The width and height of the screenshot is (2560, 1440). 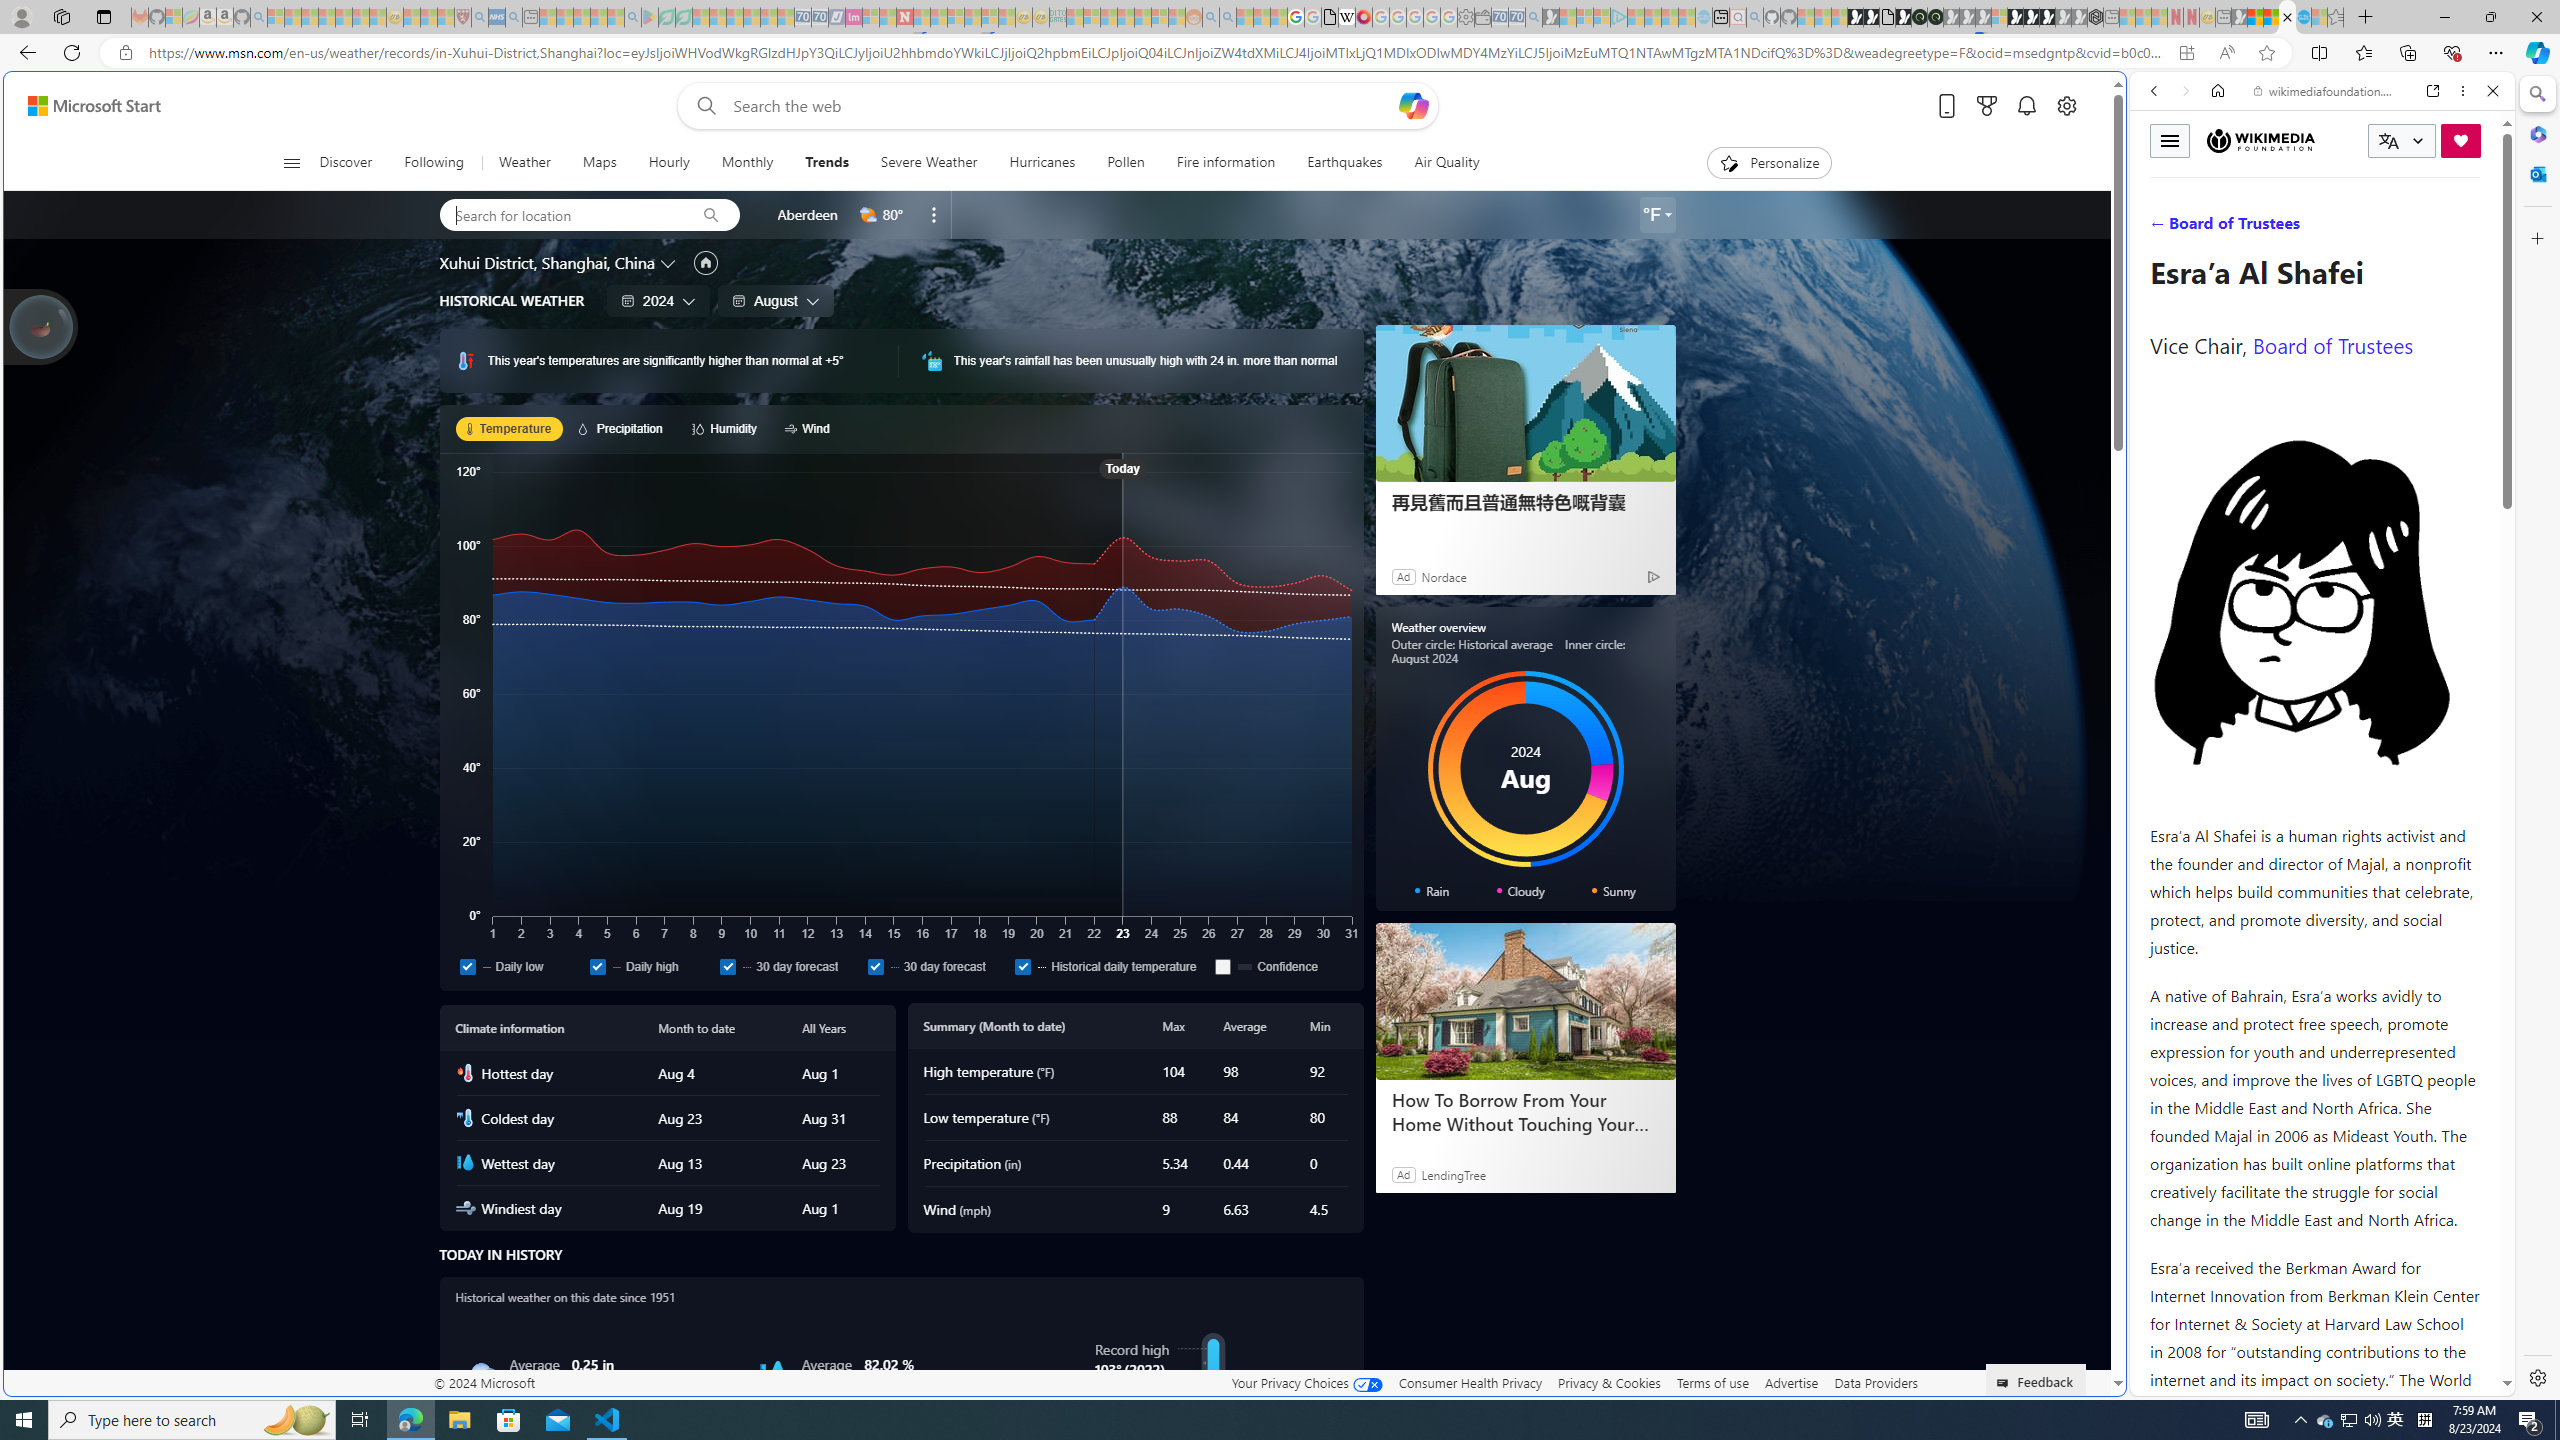 I want to click on 'CURRENT LANGUAGE:', so click(x=2401, y=141).